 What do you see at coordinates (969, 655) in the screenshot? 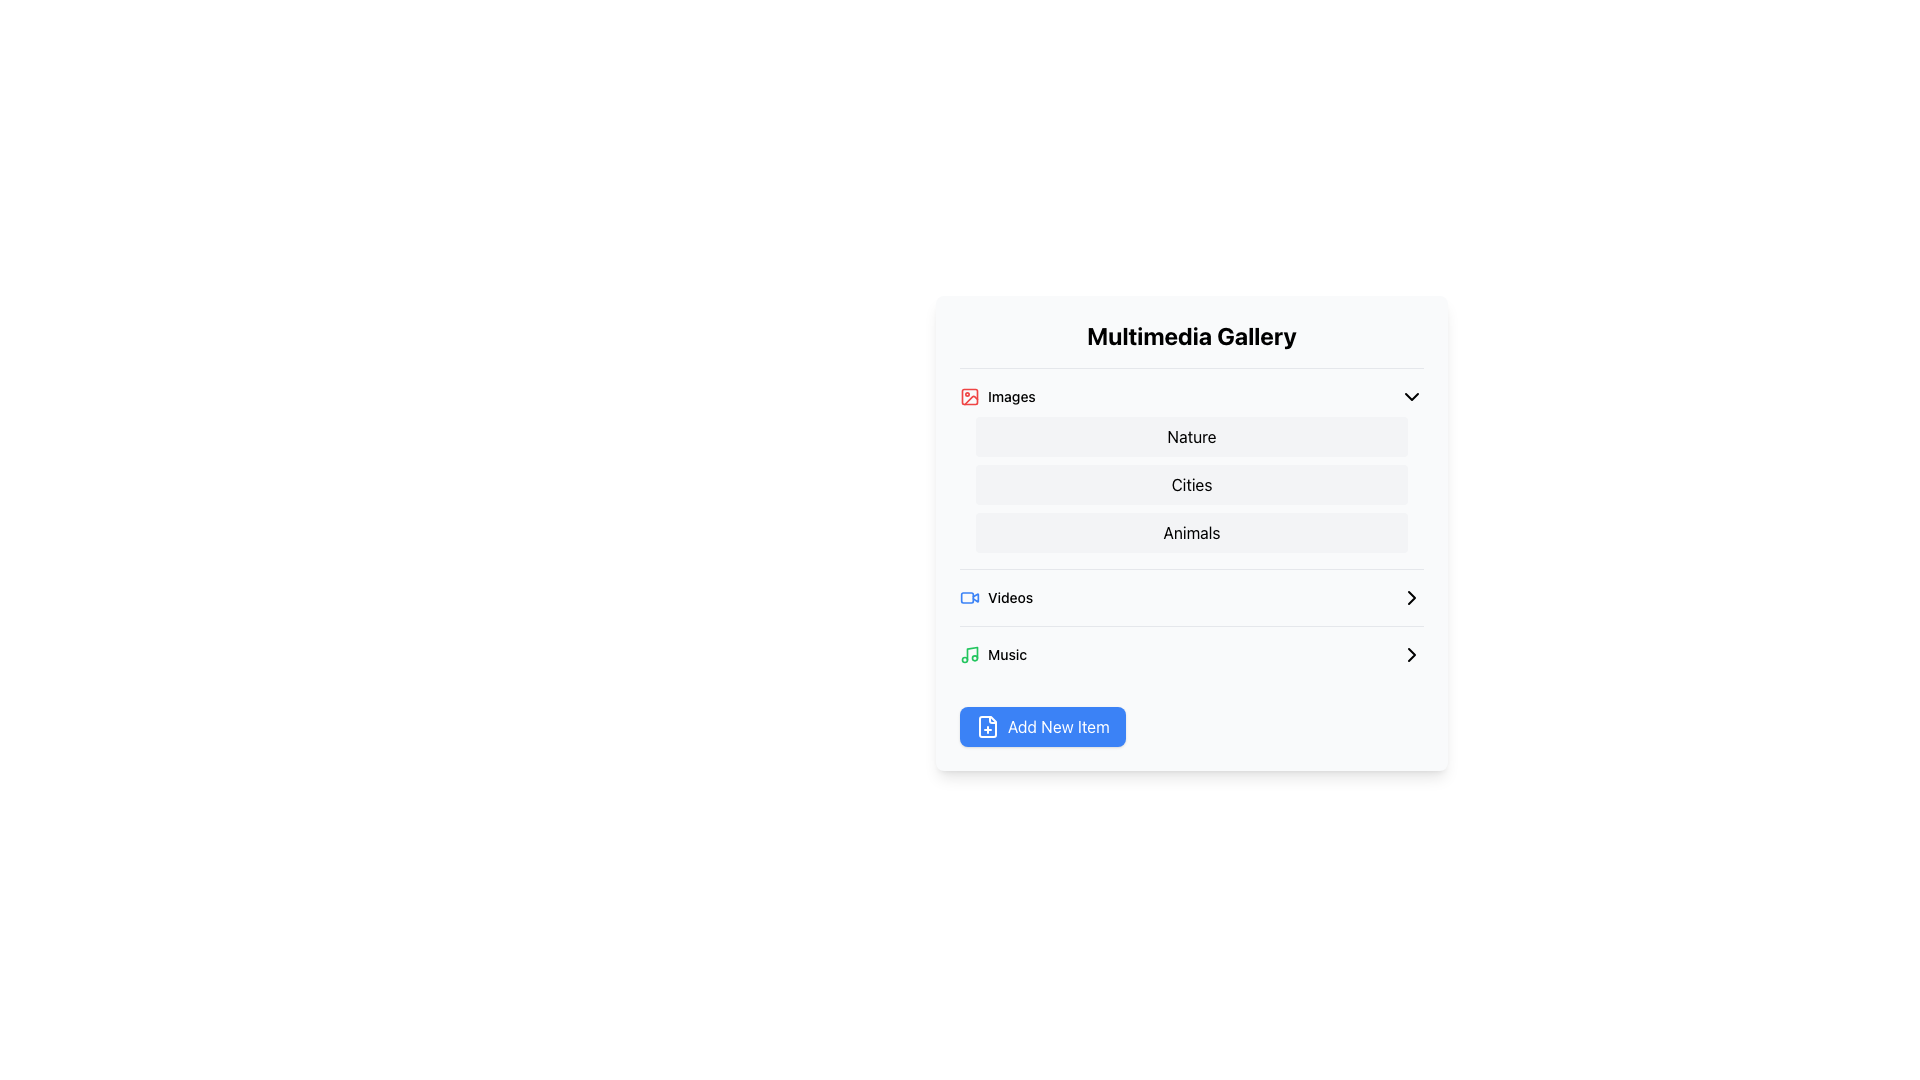
I see `the green music icon in the Multimedia Gallery menu` at bounding box center [969, 655].